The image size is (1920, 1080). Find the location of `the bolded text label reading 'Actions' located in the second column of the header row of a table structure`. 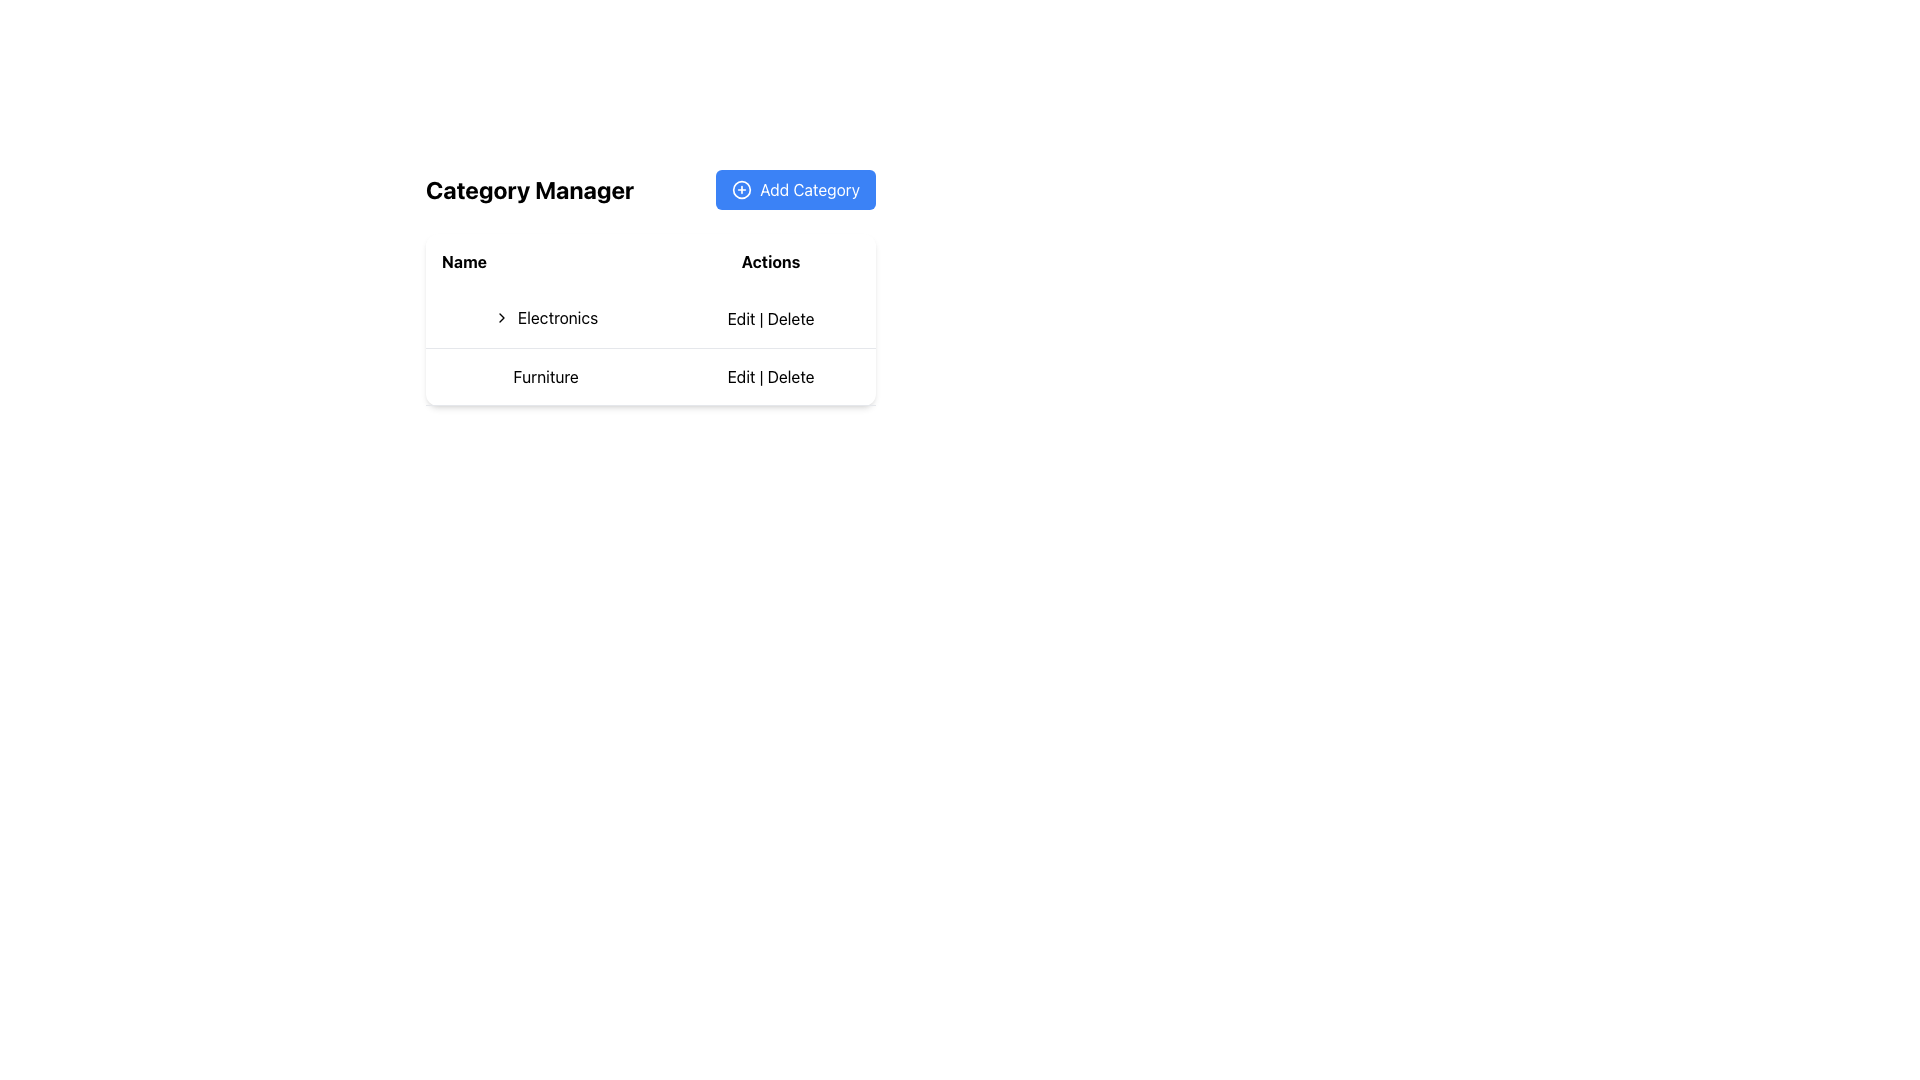

the bolded text label reading 'Actions' located in the second column of the header row of a table structure is located at coordinates (770, 261).